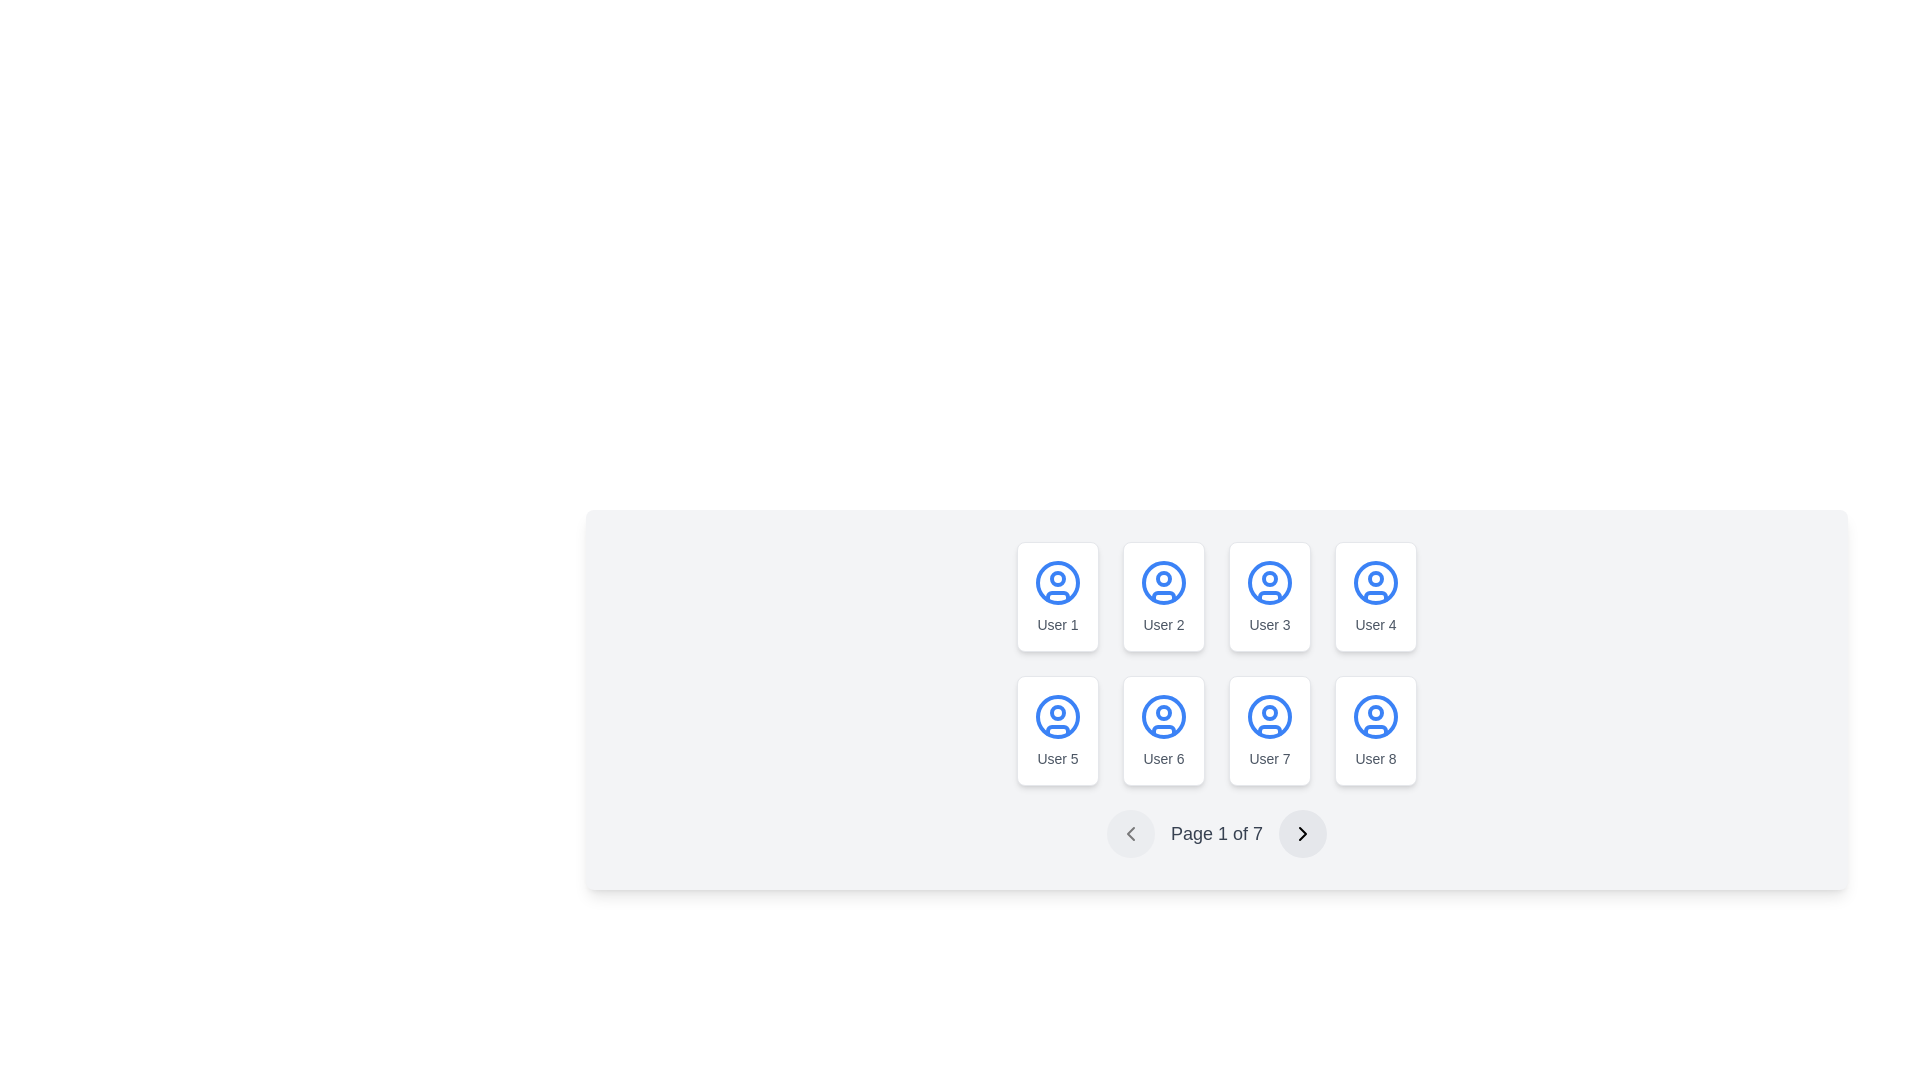 This screenshot has width=1920, height=1080. What do you see at coordinates (1269, 623) in the screenshot?
I see `the text label displaying 'User 3' which is located beneath the user icon in the card positioned in the first row and third column of the user grid` at bounding box center [1269, 623].